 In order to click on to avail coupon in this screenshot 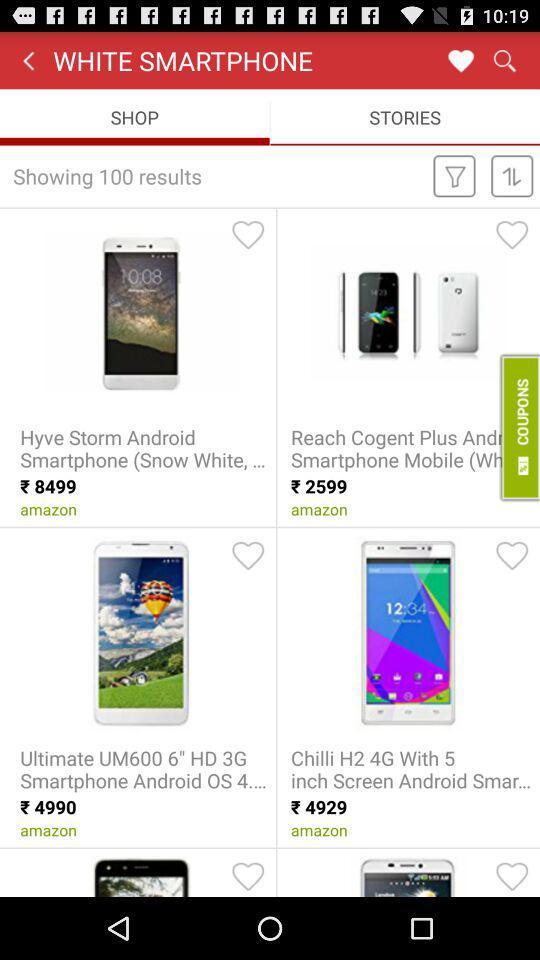, I will do `click(518, 427)`.